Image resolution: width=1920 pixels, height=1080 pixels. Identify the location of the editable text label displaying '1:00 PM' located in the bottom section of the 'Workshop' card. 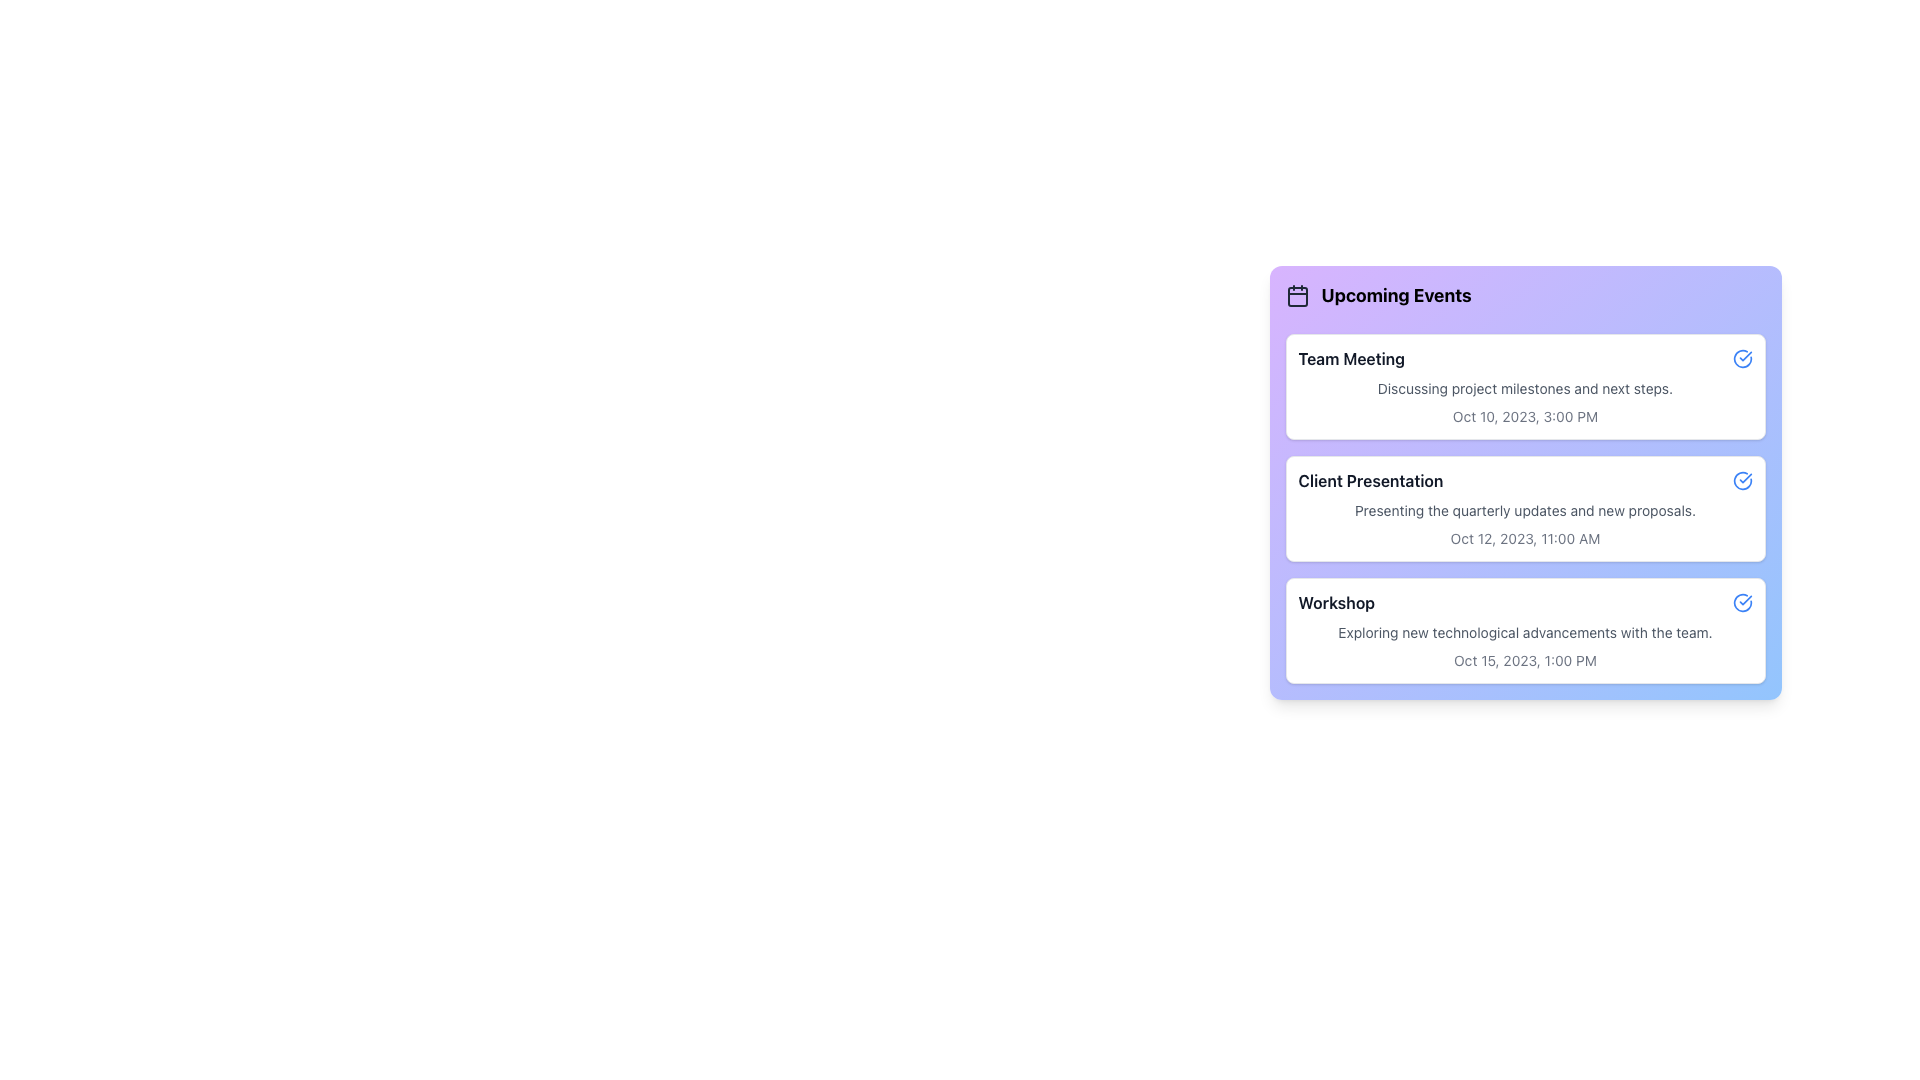
(1569, 660).